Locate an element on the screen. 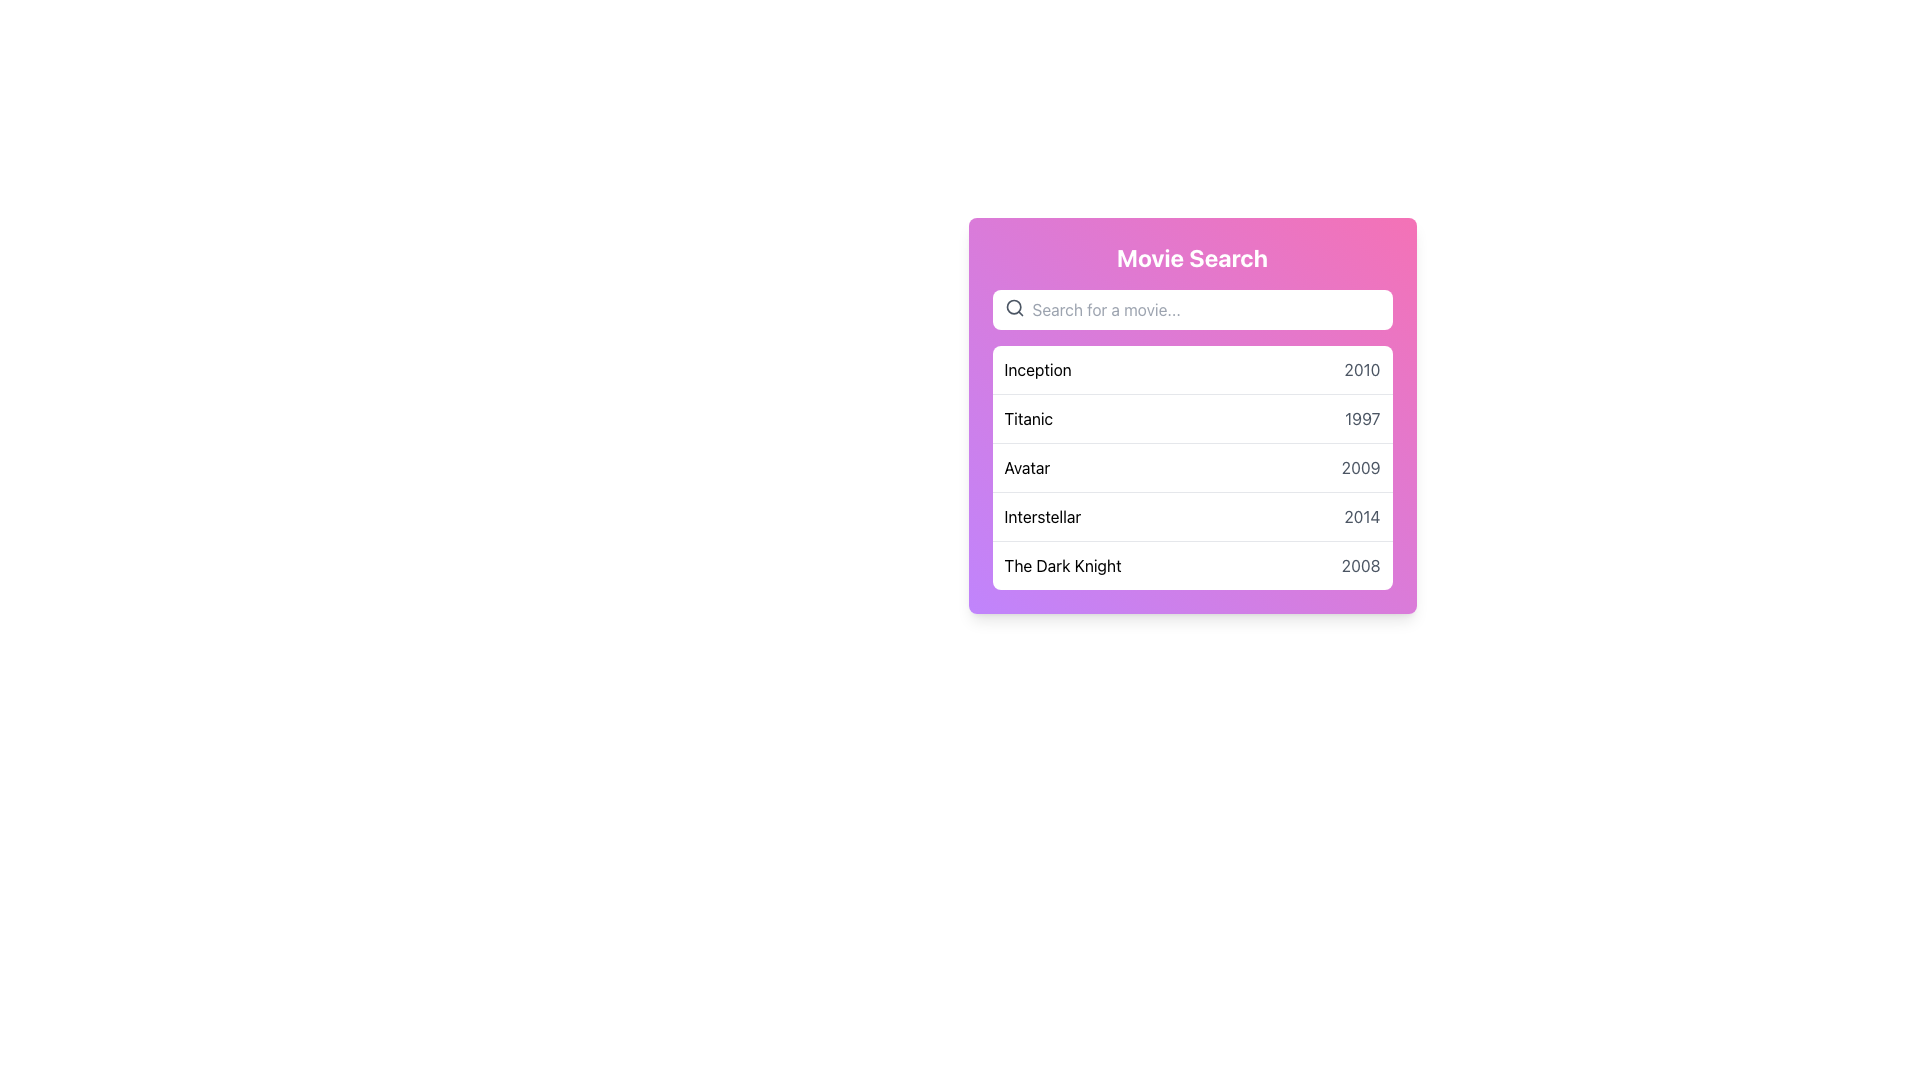 The image size is (1920, 1080). the text label displaying the movie title 'Titanic' located in the second row of the search result list under the search bar is located at coordinates (1028, 418).